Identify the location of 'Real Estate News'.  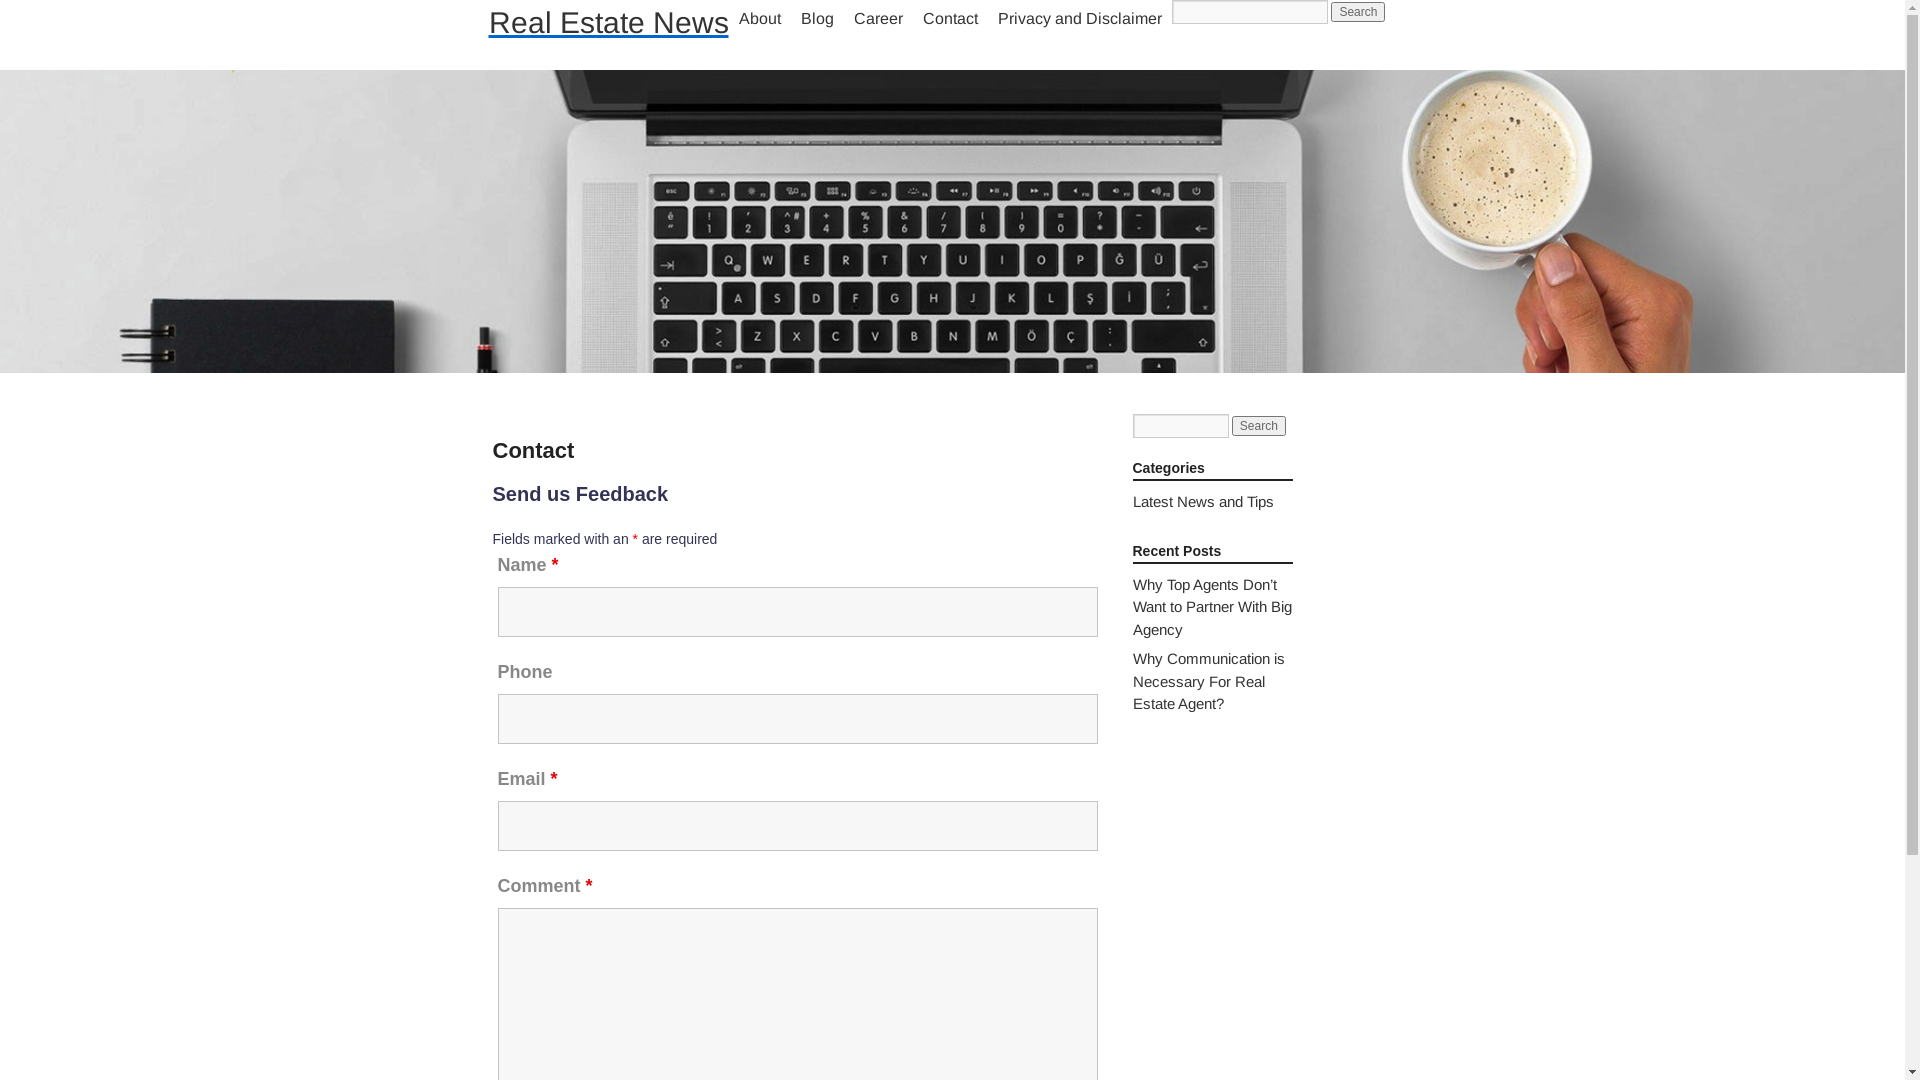
(607, 22).